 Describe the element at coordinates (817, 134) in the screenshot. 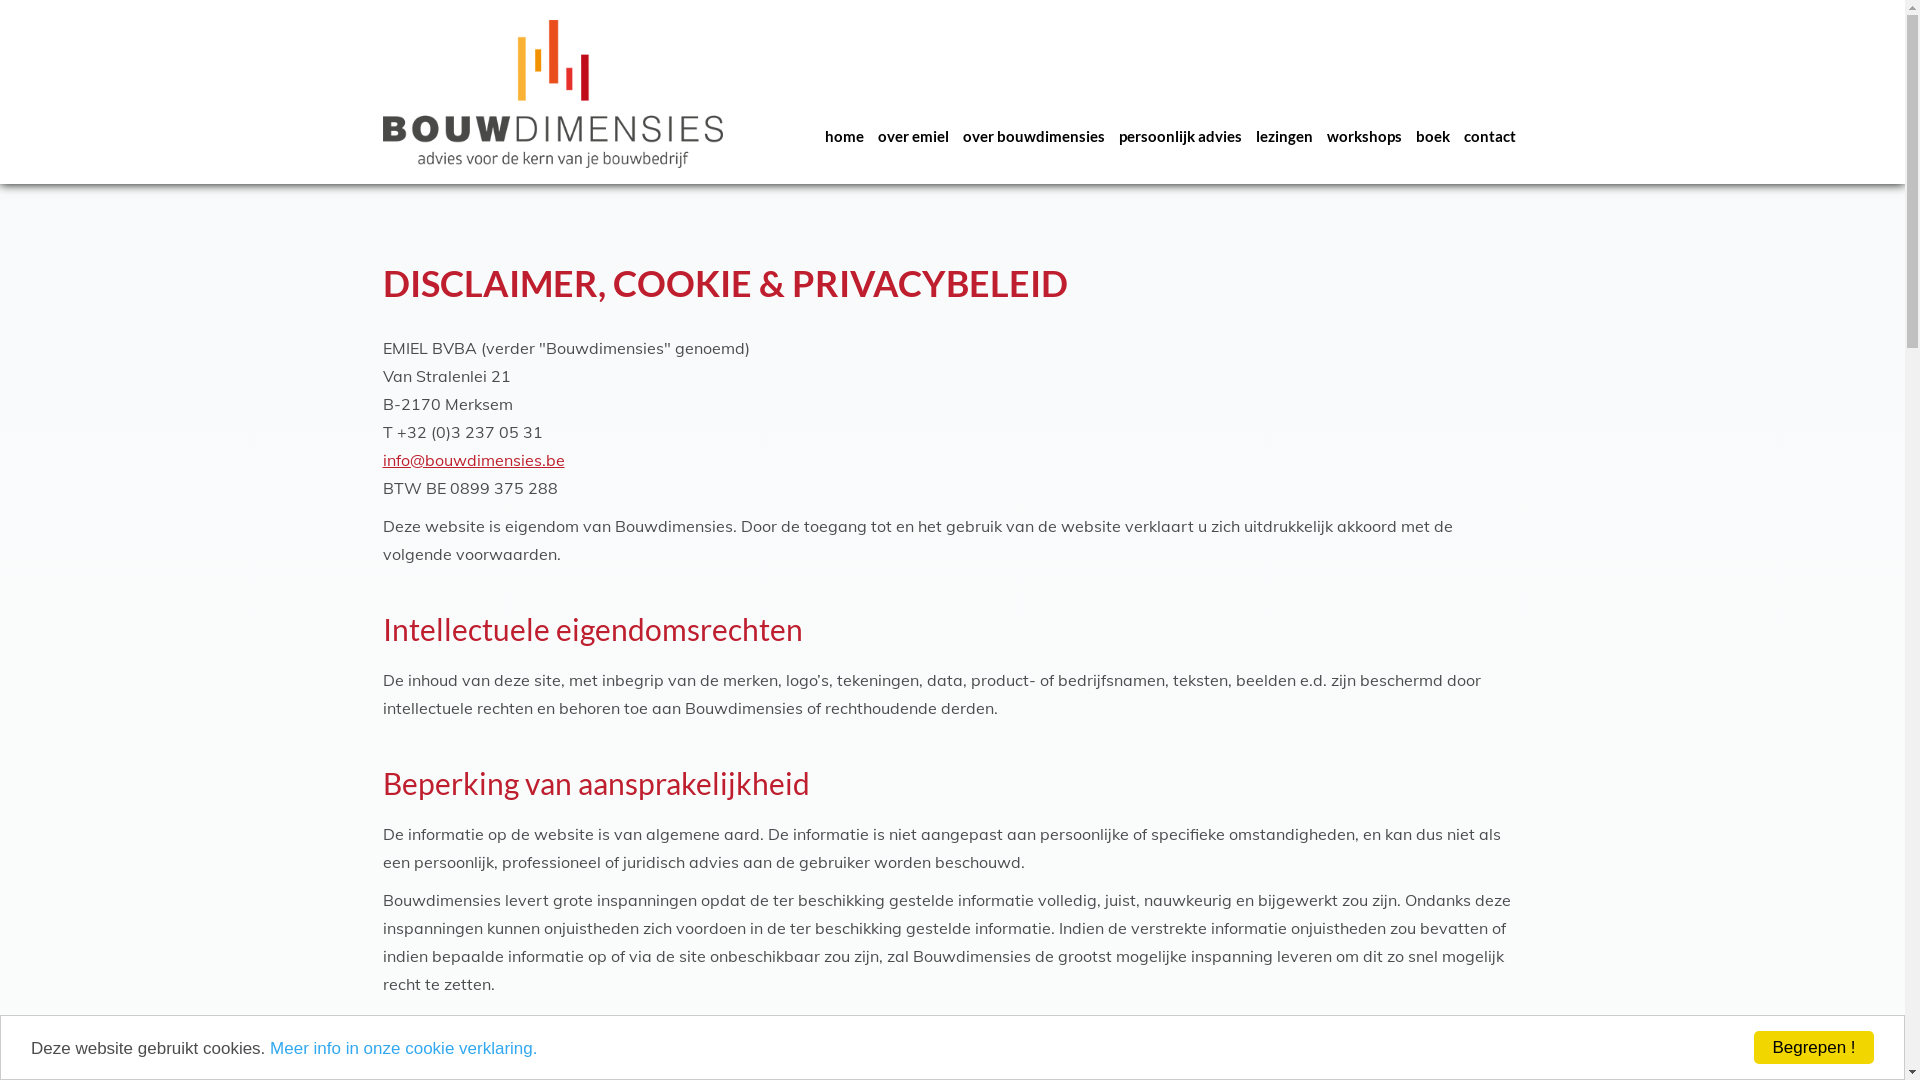

I see `'home'` at that location.